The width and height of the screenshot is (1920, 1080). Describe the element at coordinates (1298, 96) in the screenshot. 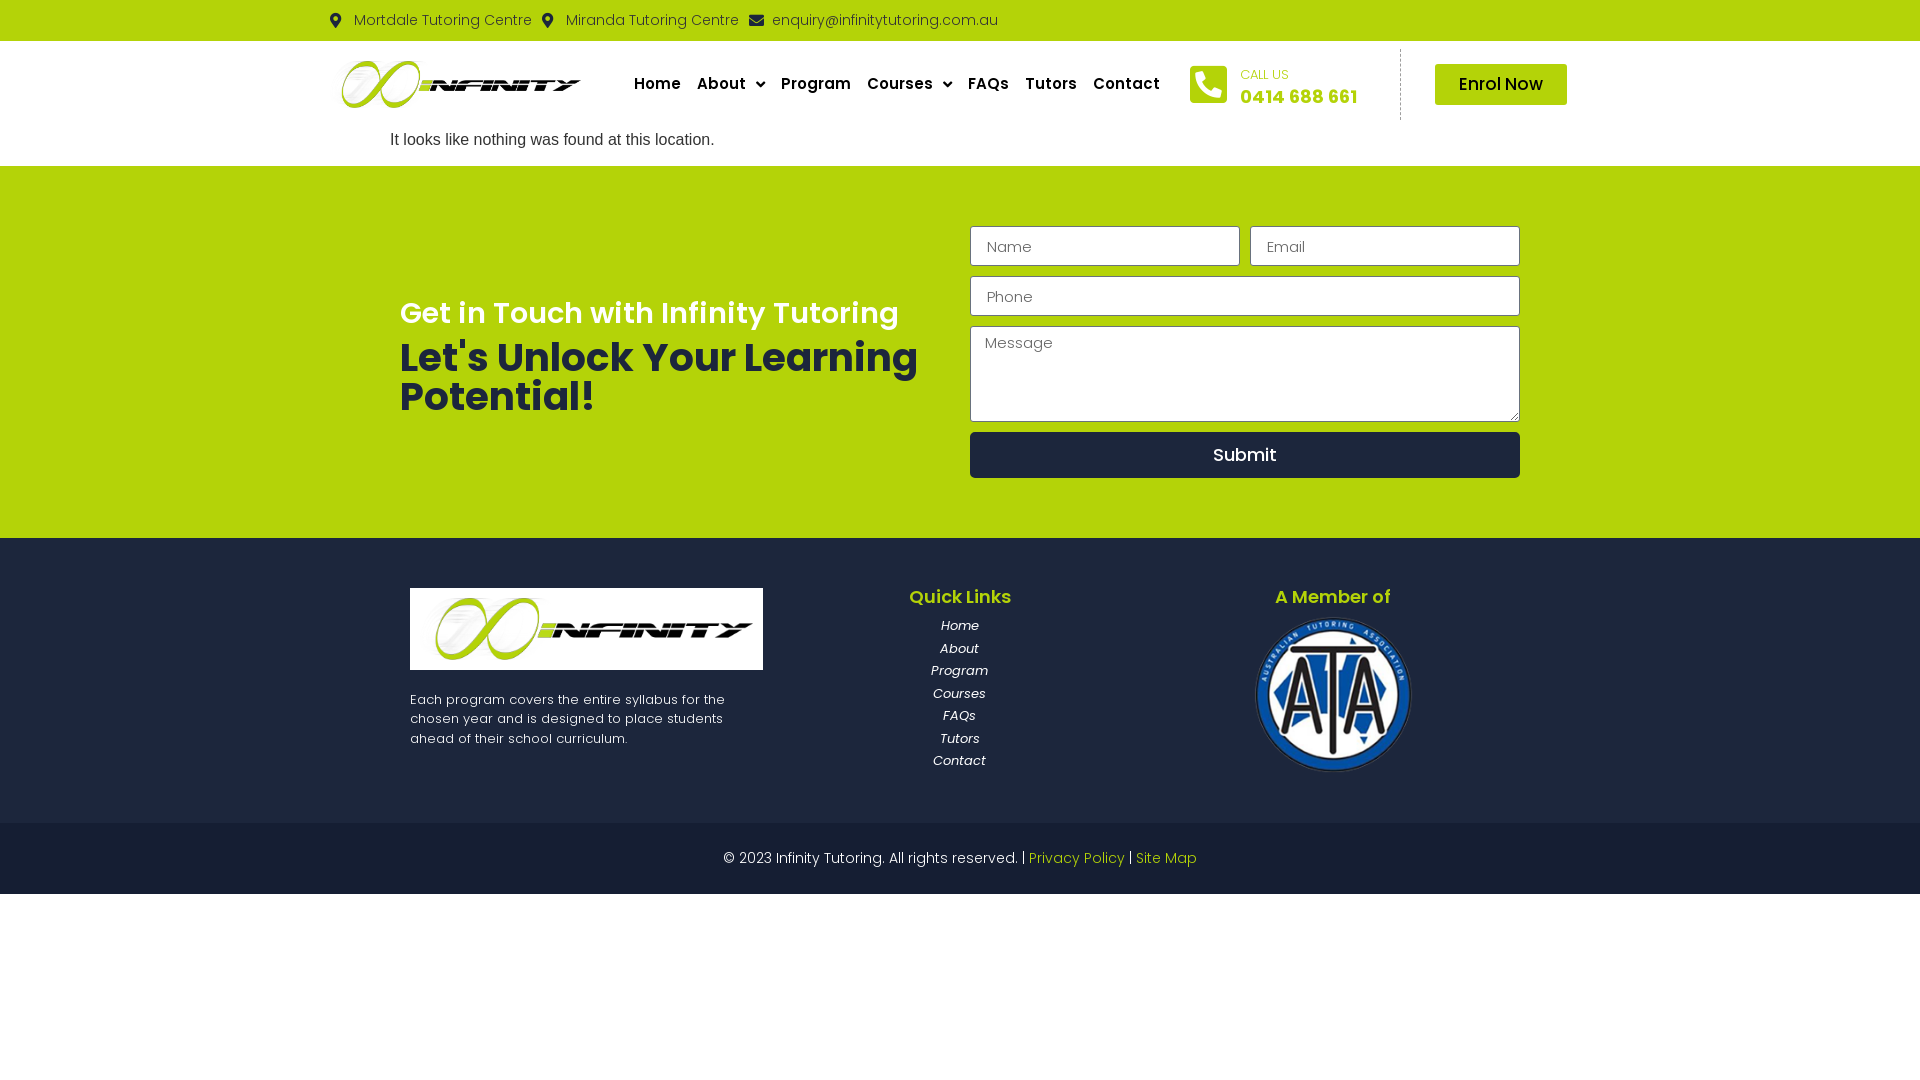

I see `'0414 688 661'` at that location.